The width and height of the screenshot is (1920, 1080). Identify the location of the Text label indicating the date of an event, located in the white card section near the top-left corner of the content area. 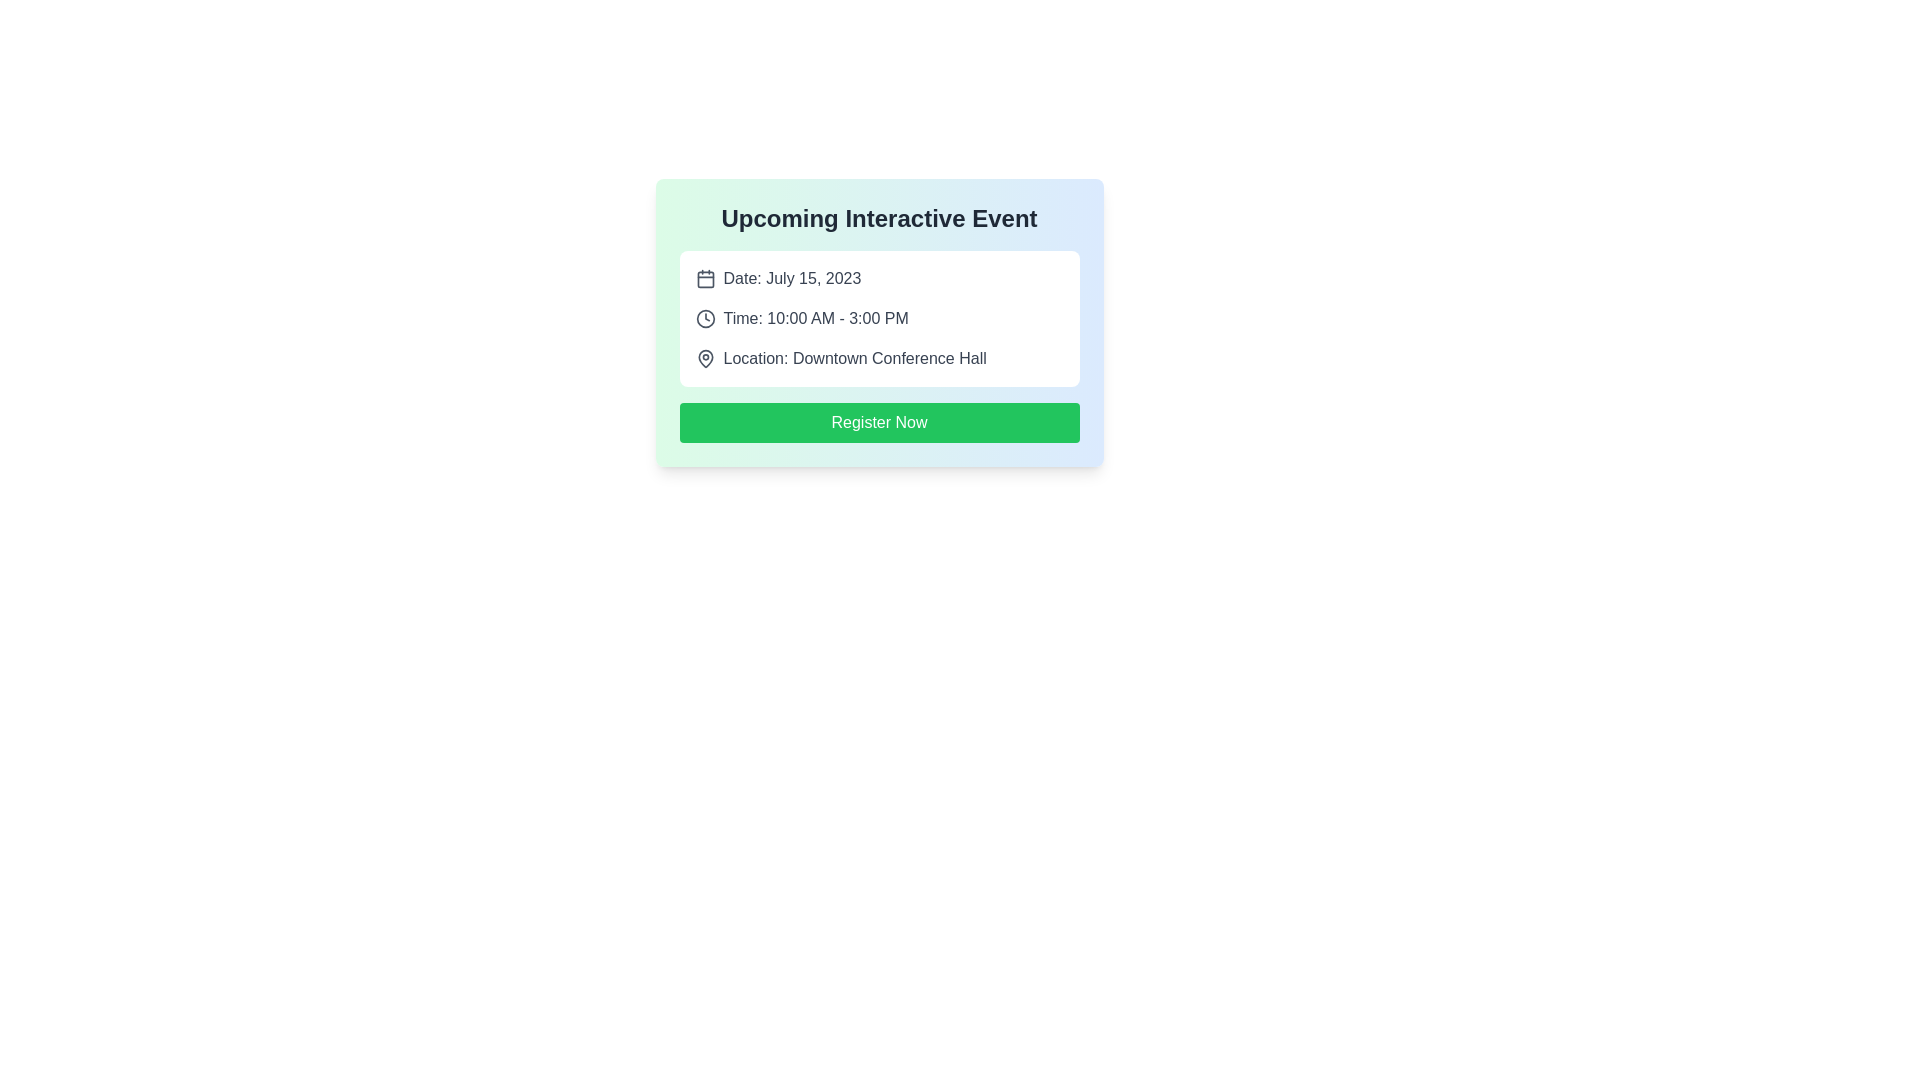
(791, 278).